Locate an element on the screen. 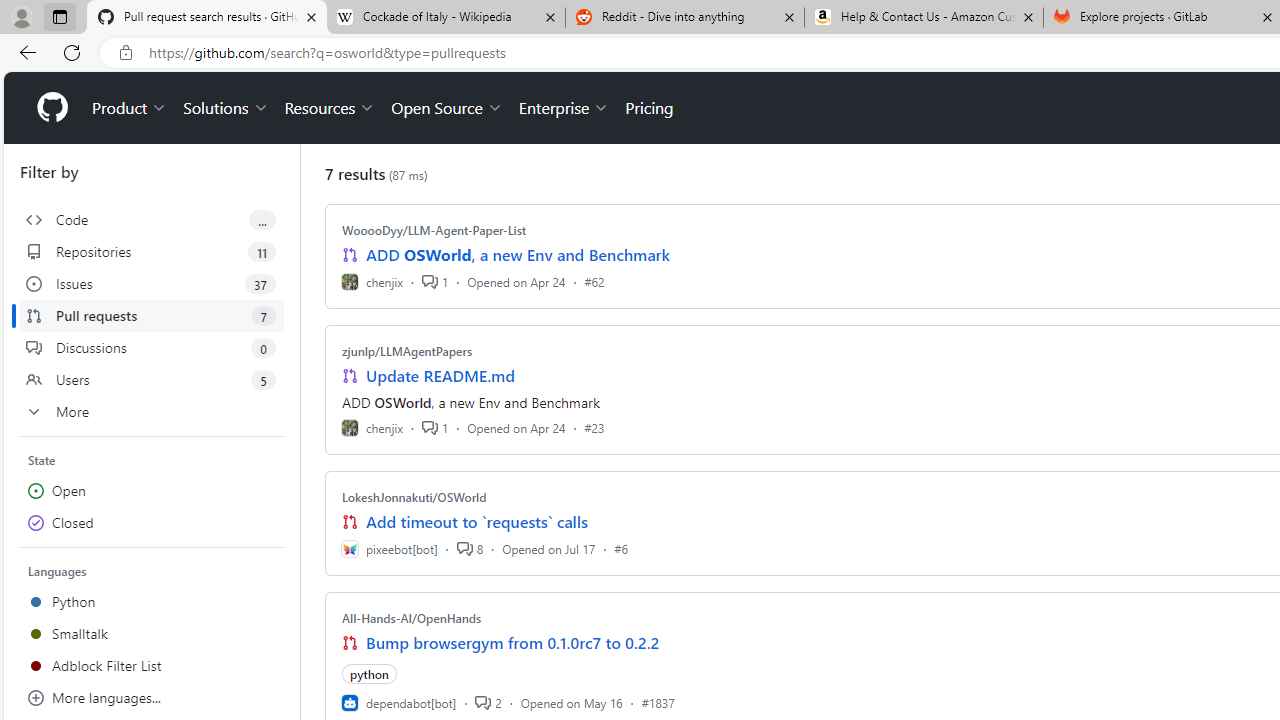 The width and height of the screenshot is (1280, 720). 'WooooDyy/LLM-Agent-Paper-List' is located at coordinates (433, 229).